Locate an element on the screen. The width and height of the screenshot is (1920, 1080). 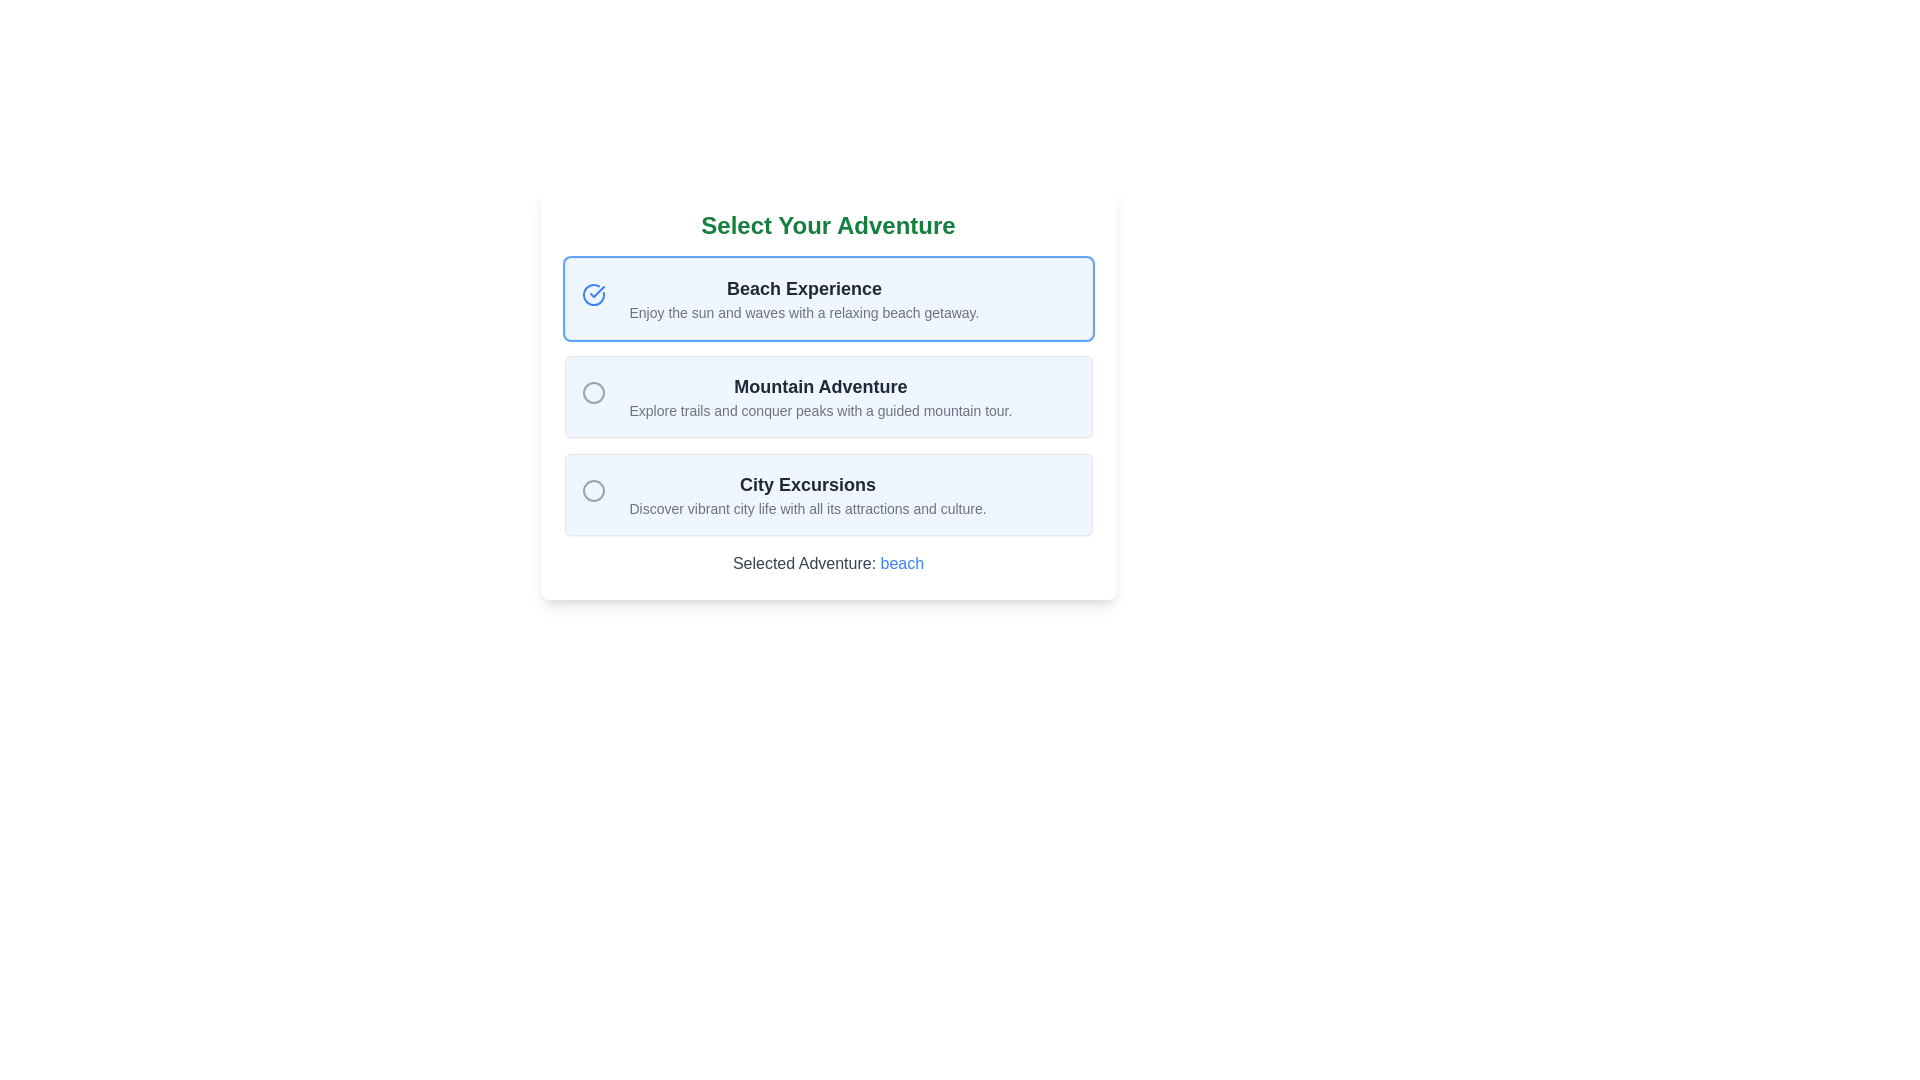
the static text label displaying 'beach' in blue font, located within the 'Selected Adventure' summary at the bottom of a card-like layout is located at coordinates (901, 563).